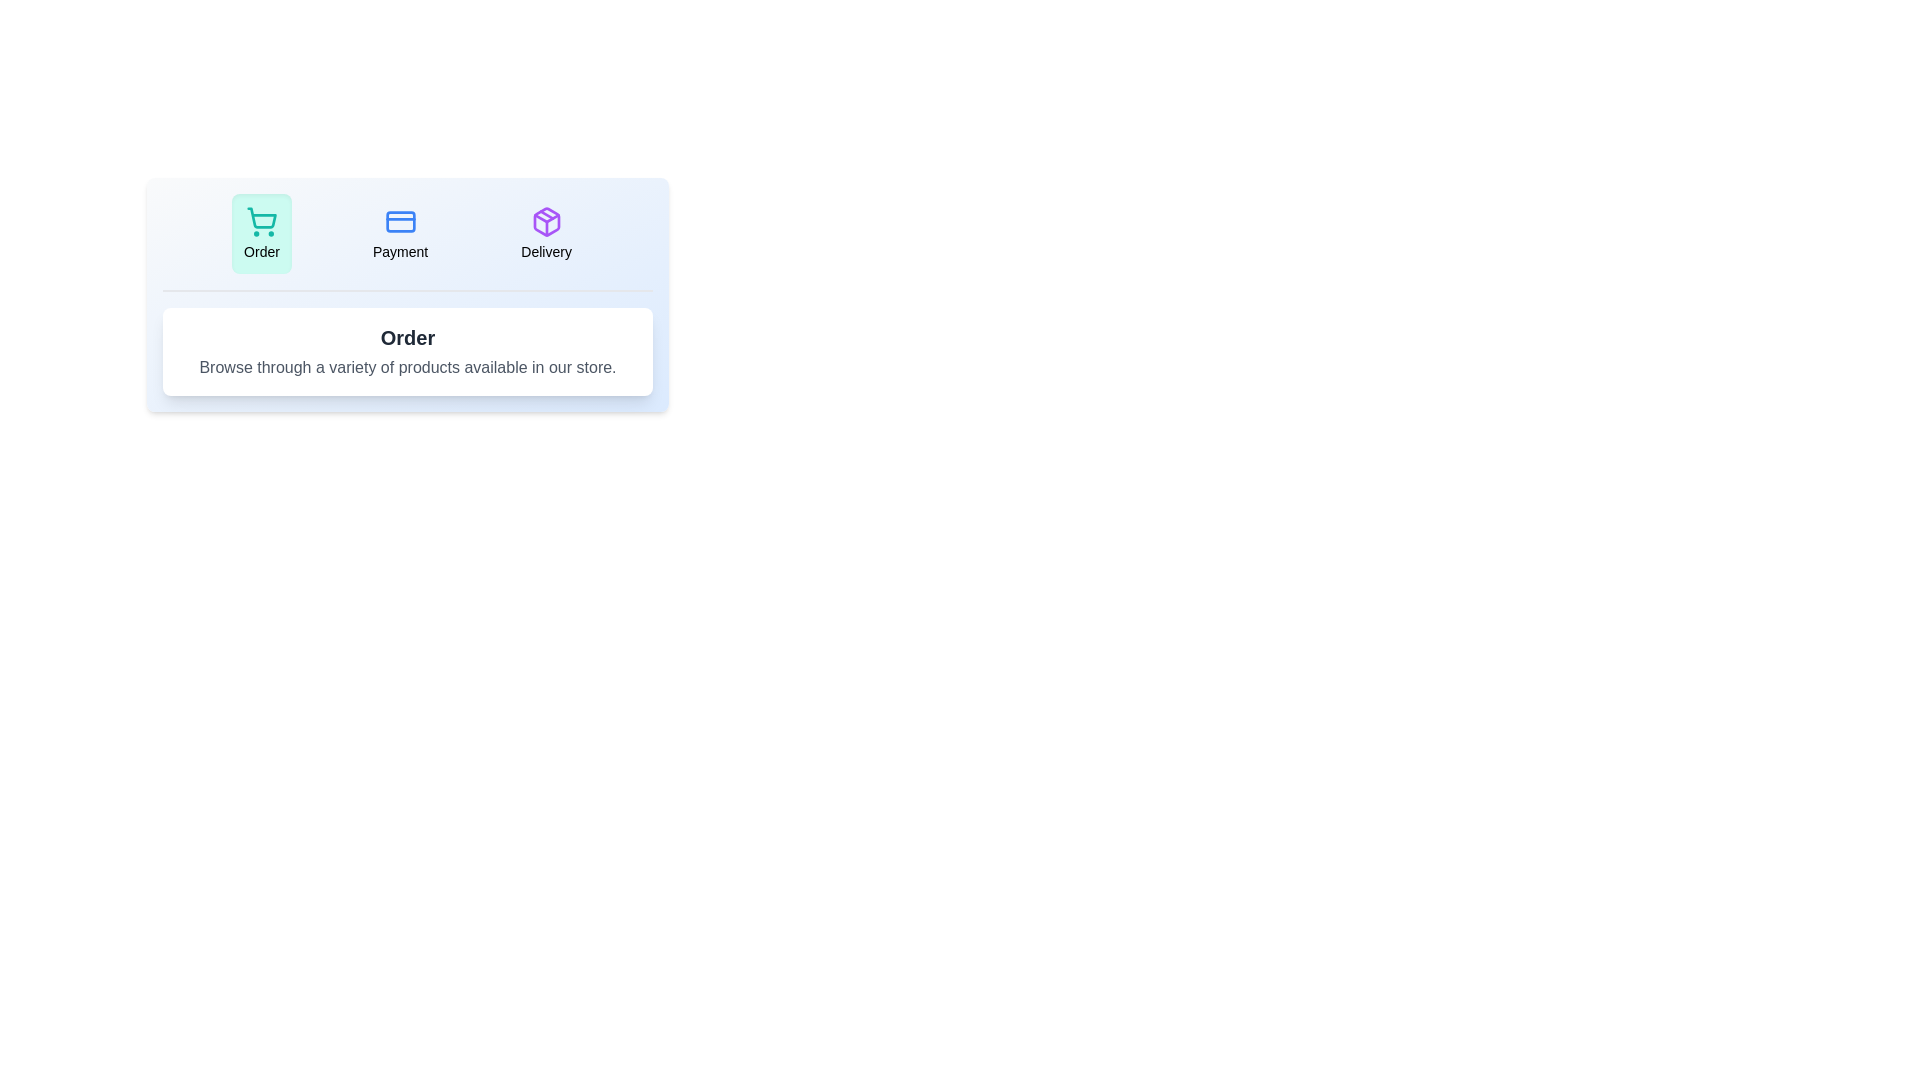 The image size is (1920, 1080). Describe the element at coordinates (400, 233) in the screenshot. I see `the Payment tab by clicking on it` at that location.